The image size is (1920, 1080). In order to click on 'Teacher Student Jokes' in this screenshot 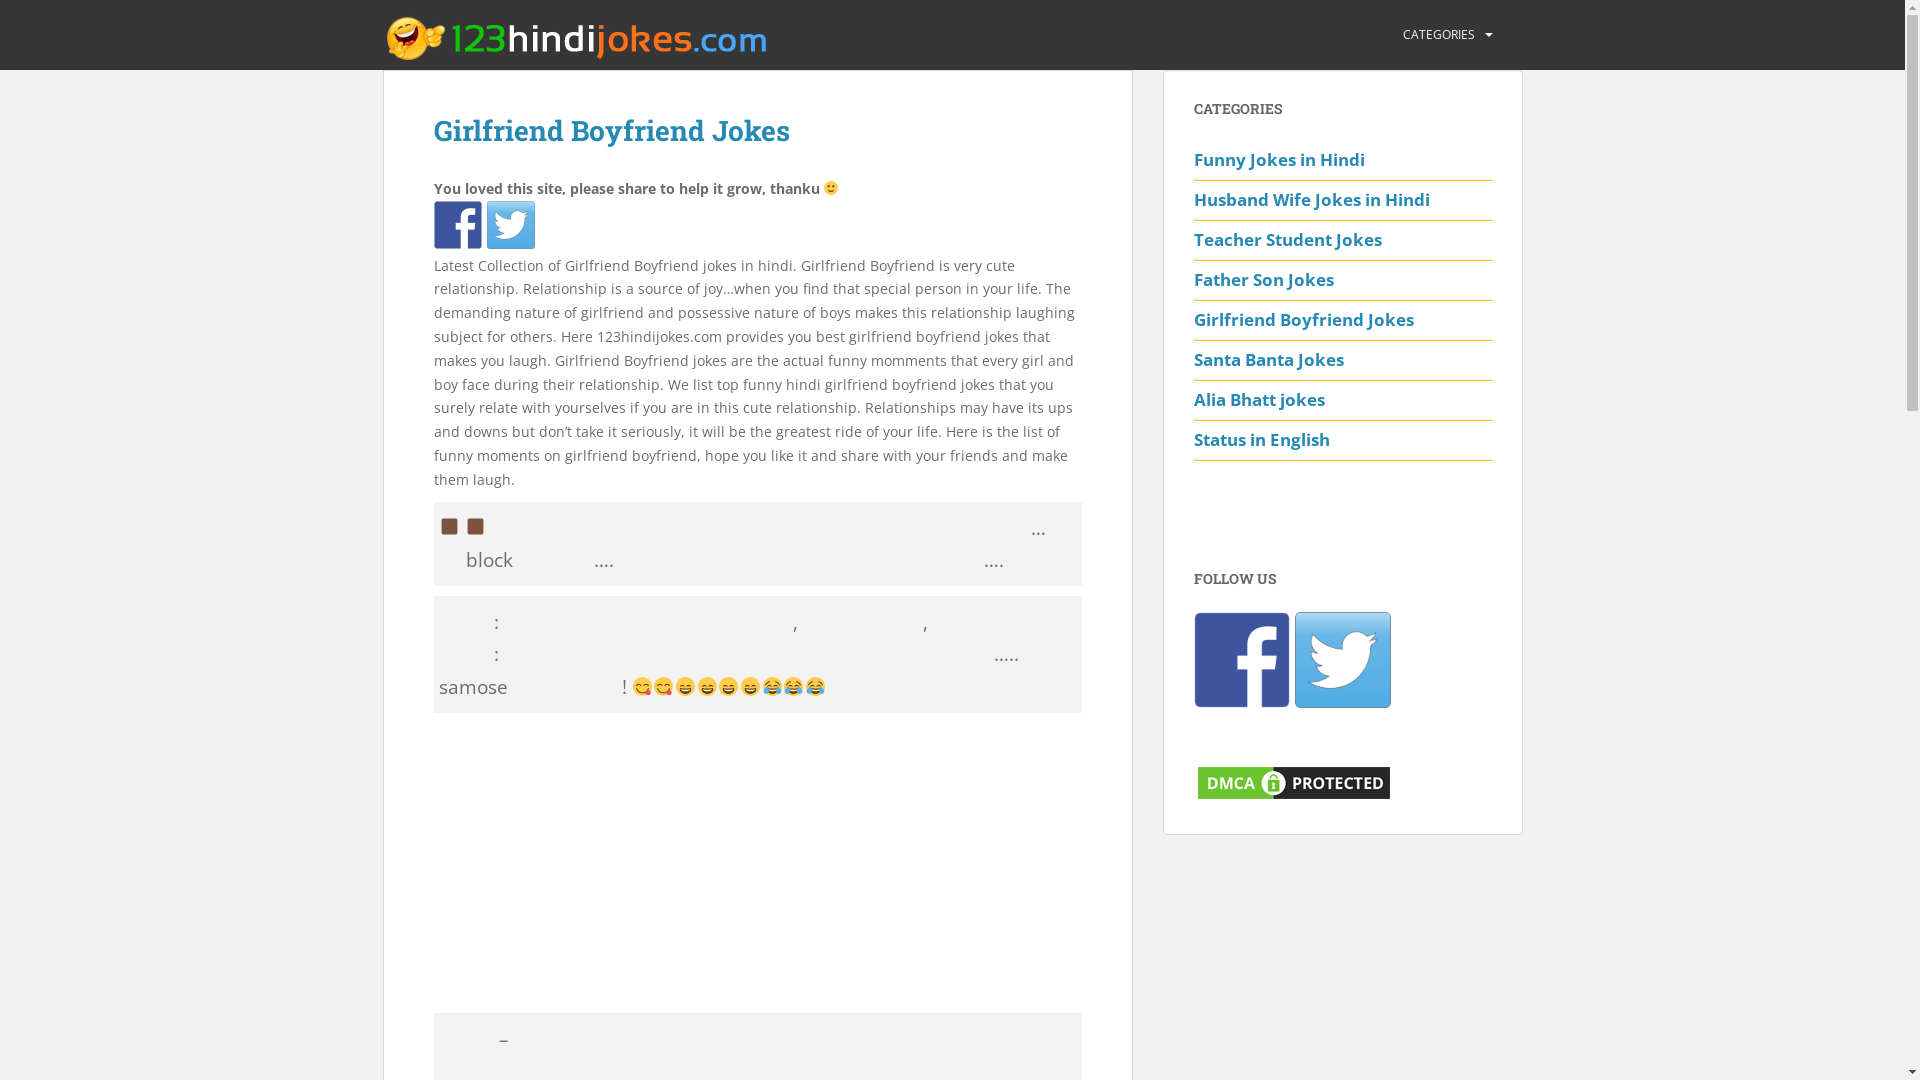, I will do `click(1343, 239)`.